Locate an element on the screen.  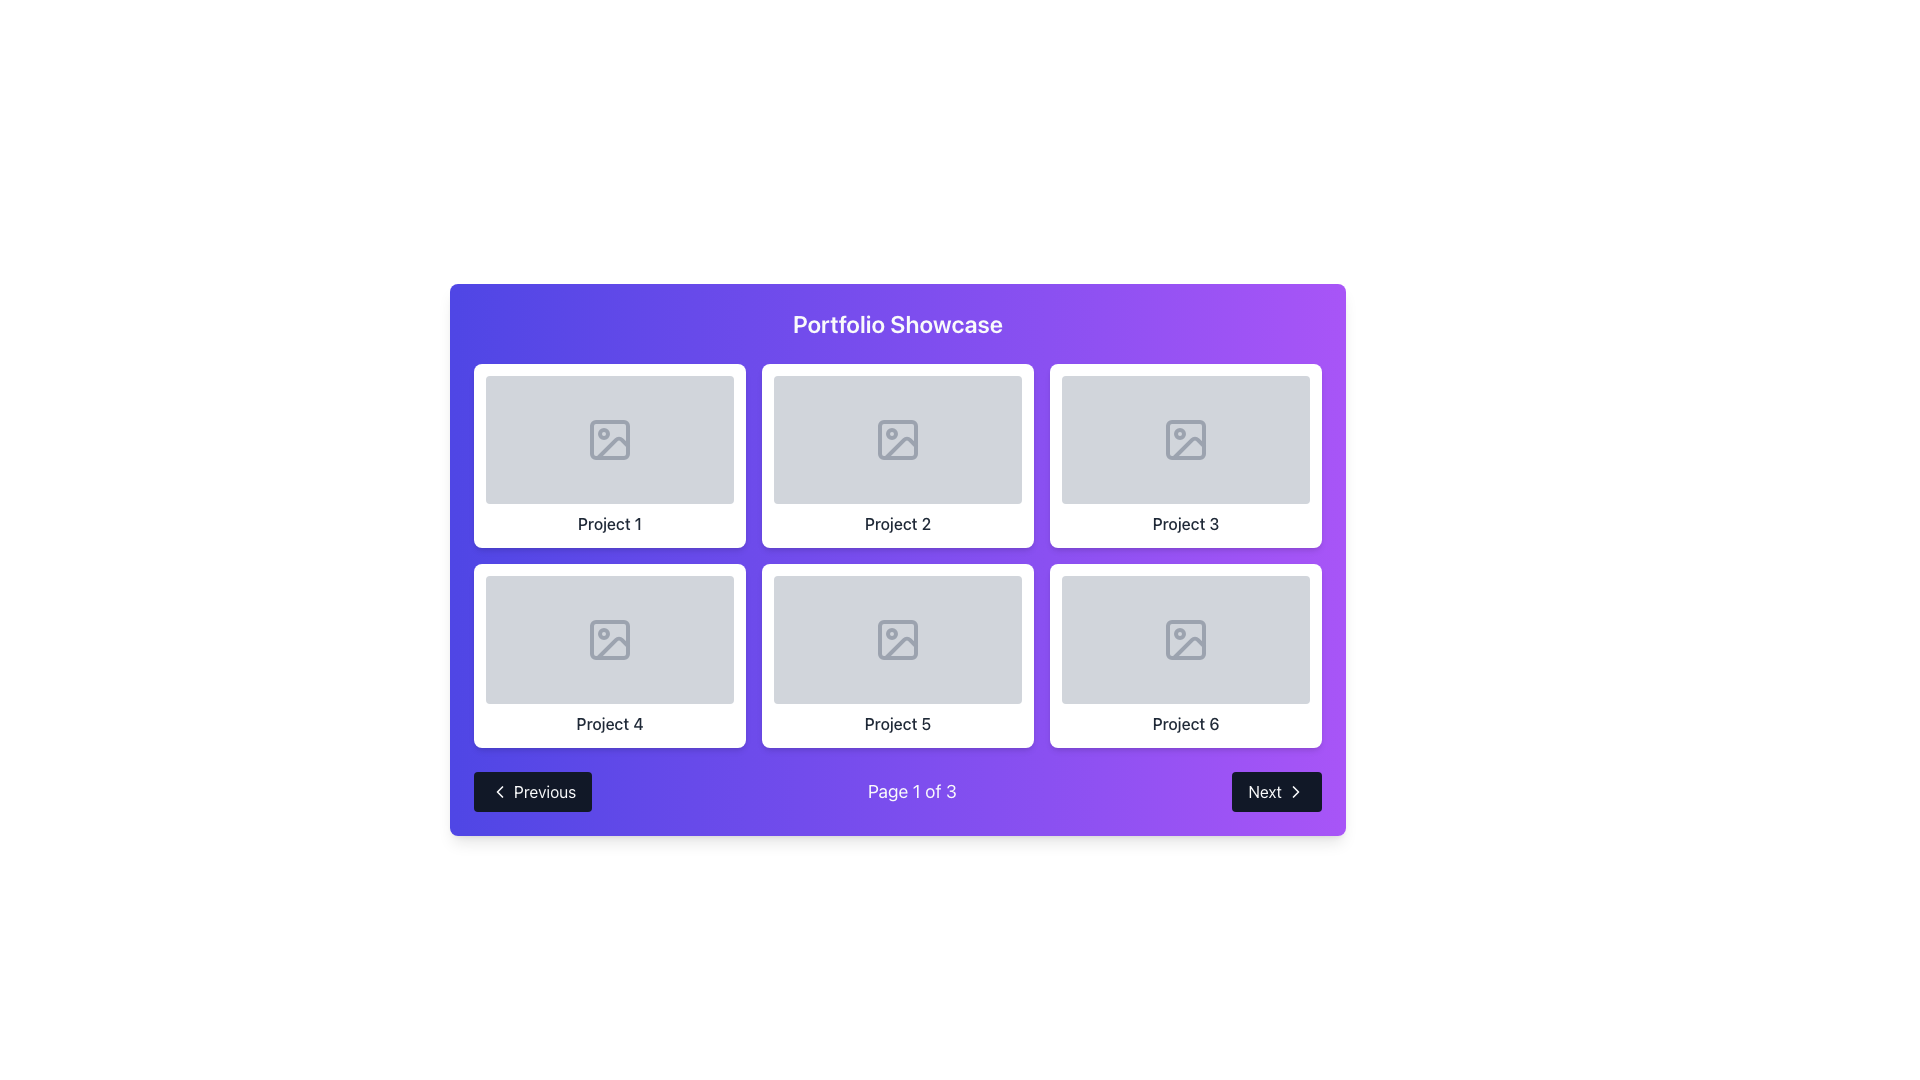
the rectangular 'Next' button with a dark gray background and white text is located at coordinates (1276, 790).